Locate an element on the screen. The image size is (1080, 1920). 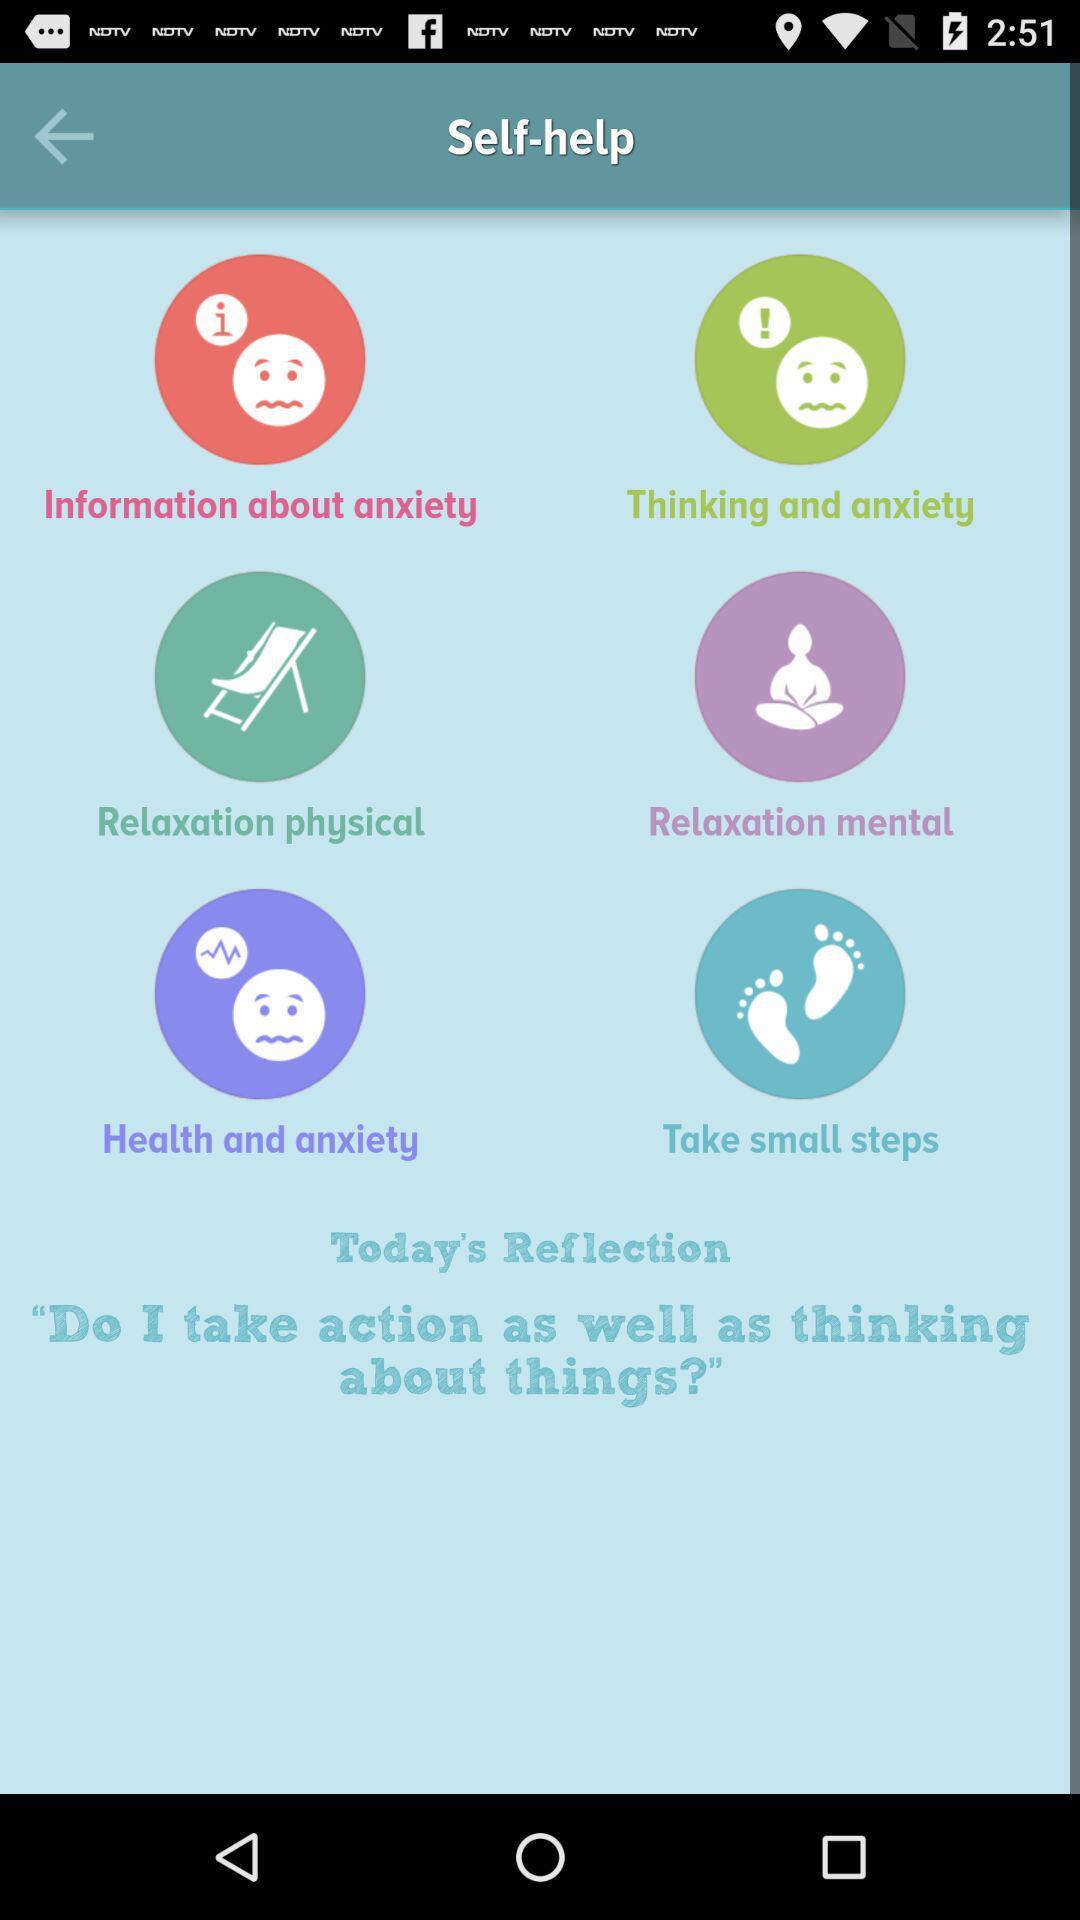
the icon next to the relaxation mental icon is located at coordinates (270, 706).